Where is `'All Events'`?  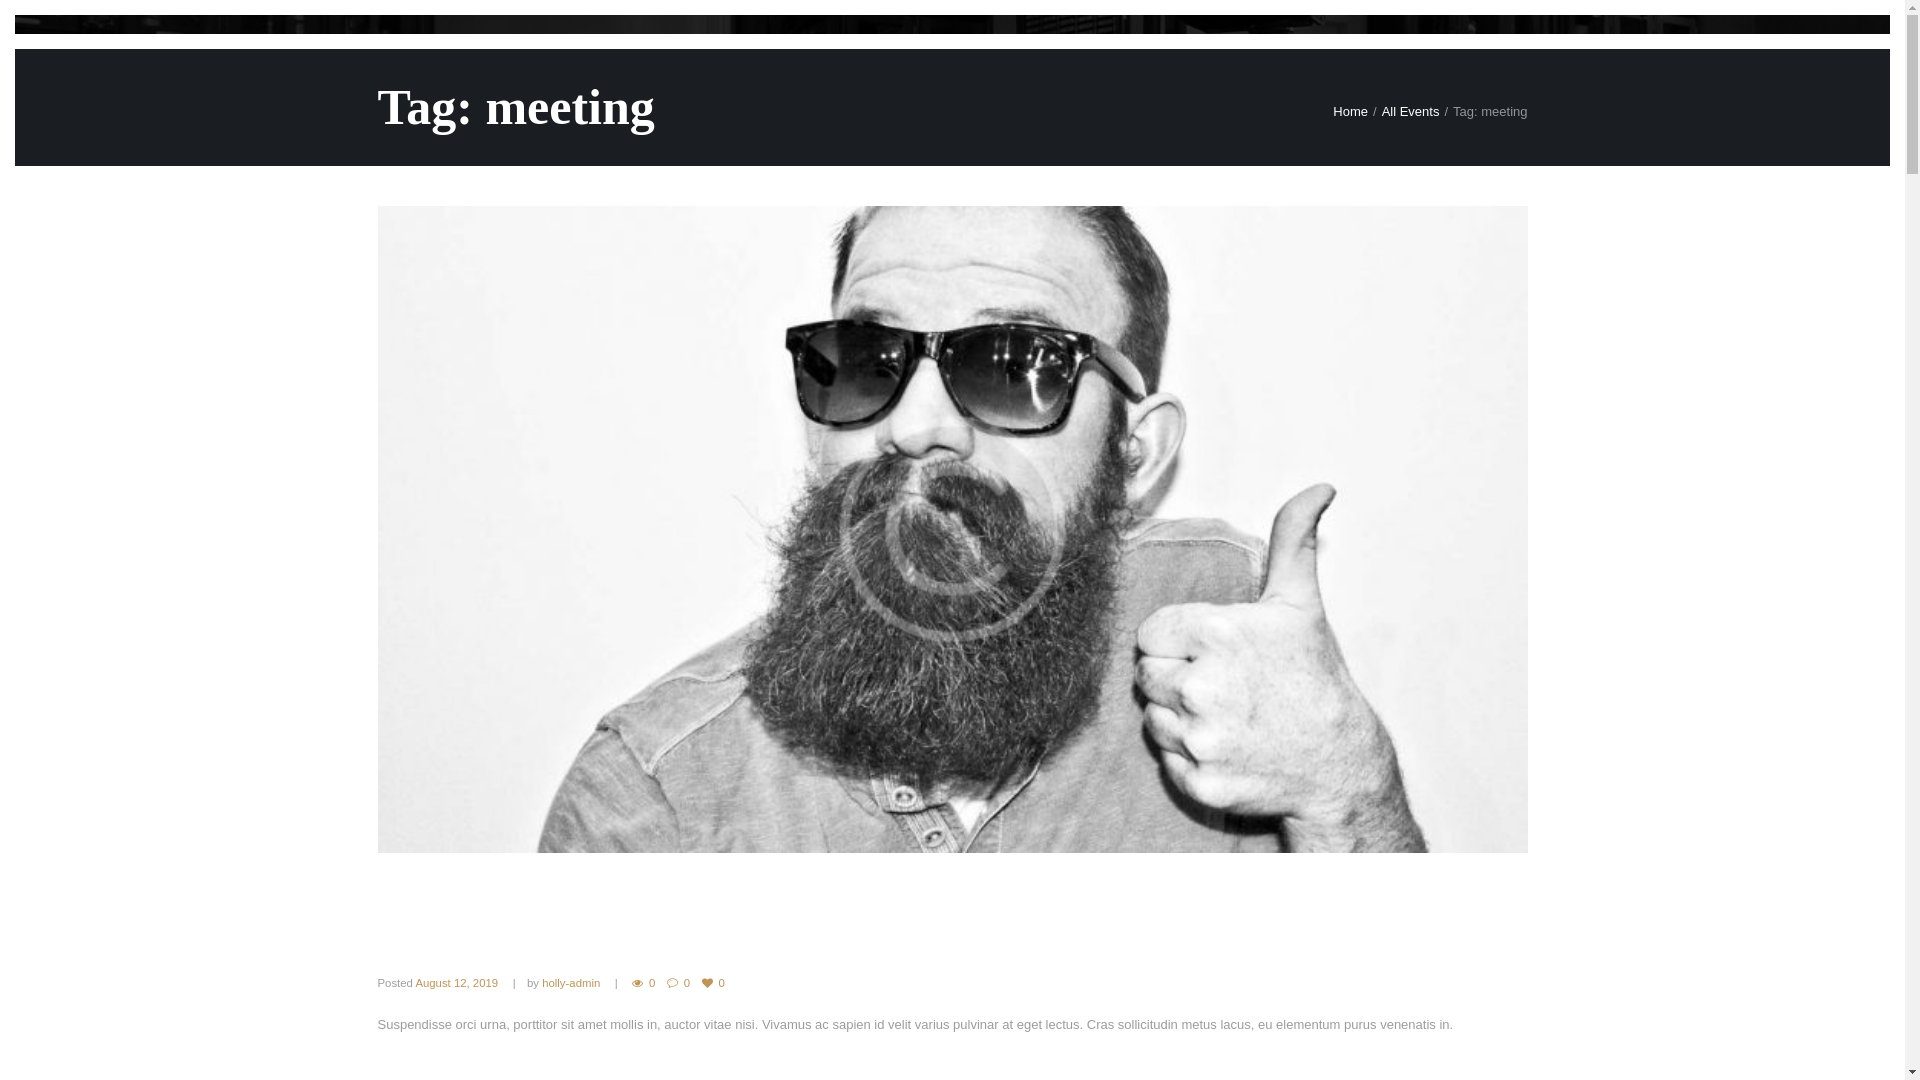
'All Events' is located at coordinates (1410, 111).